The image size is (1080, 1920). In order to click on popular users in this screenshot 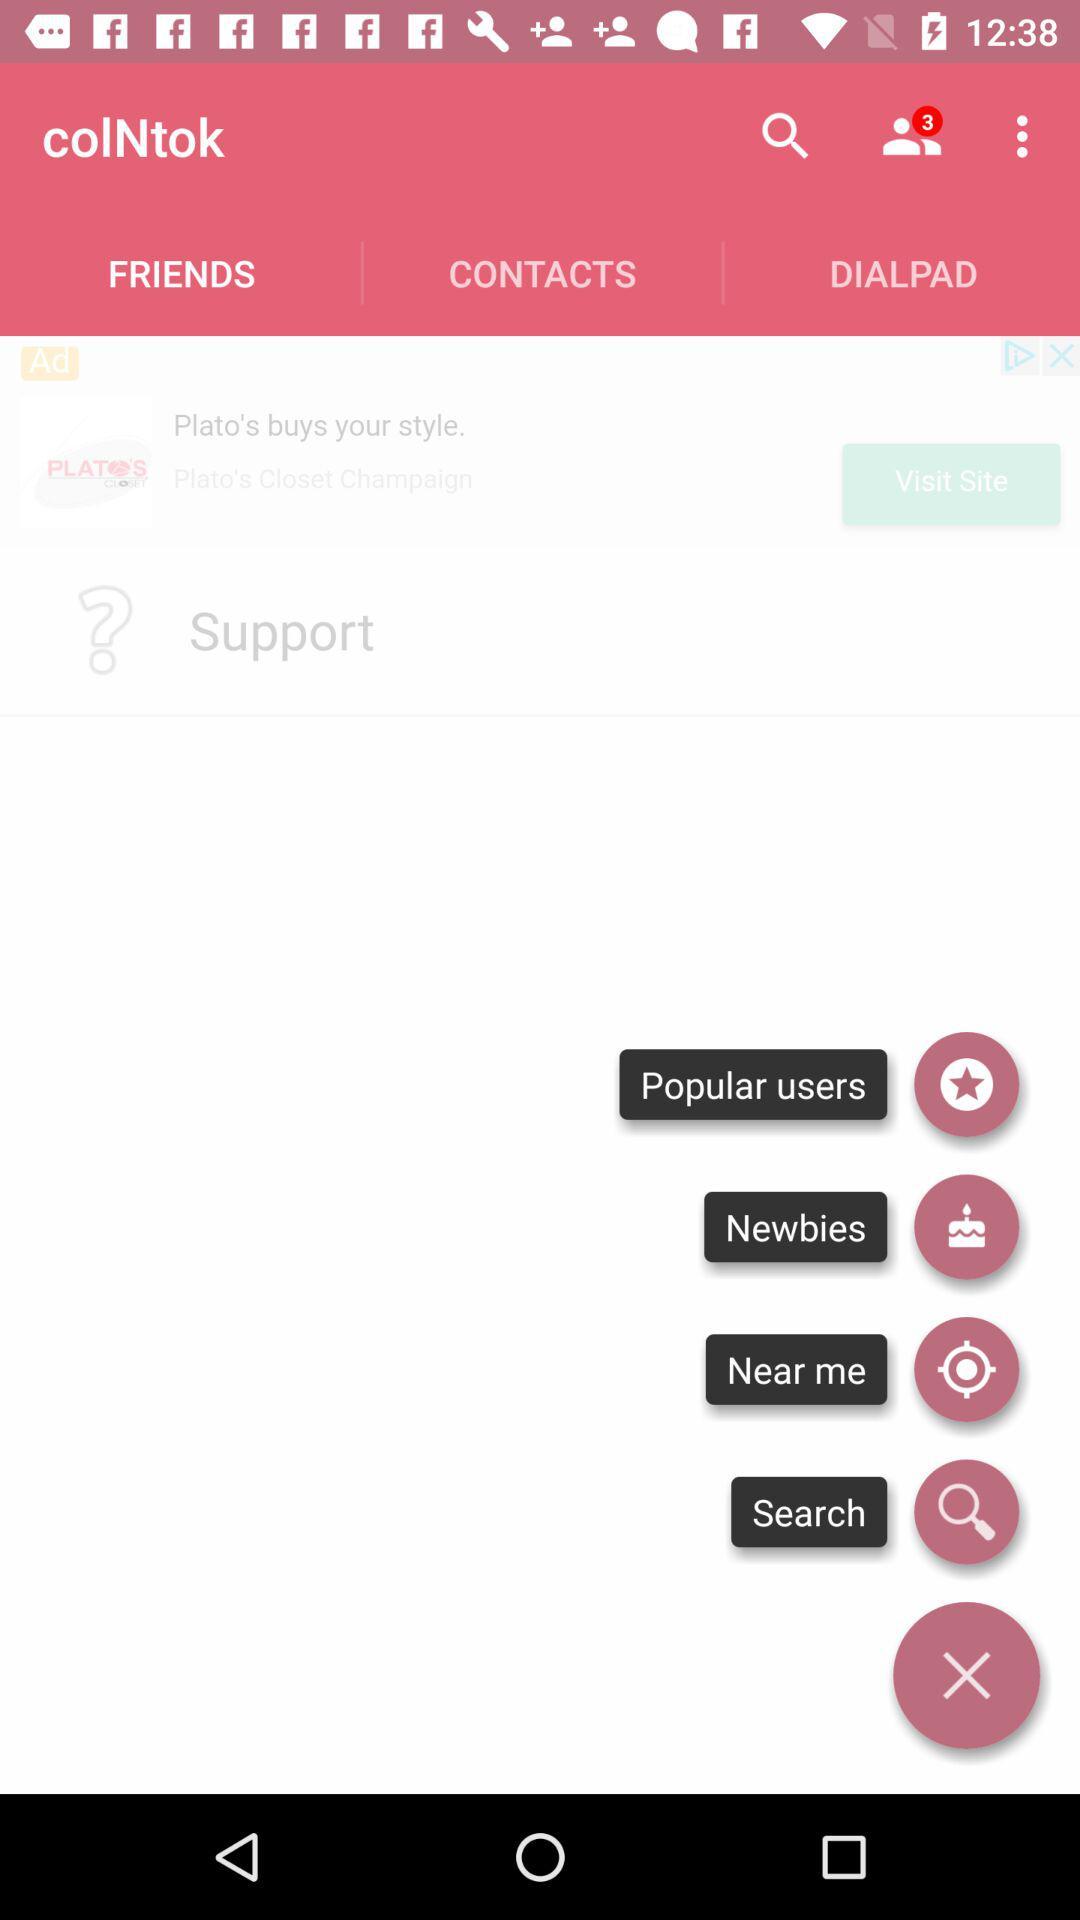, I will do `click(965, 1083)`.